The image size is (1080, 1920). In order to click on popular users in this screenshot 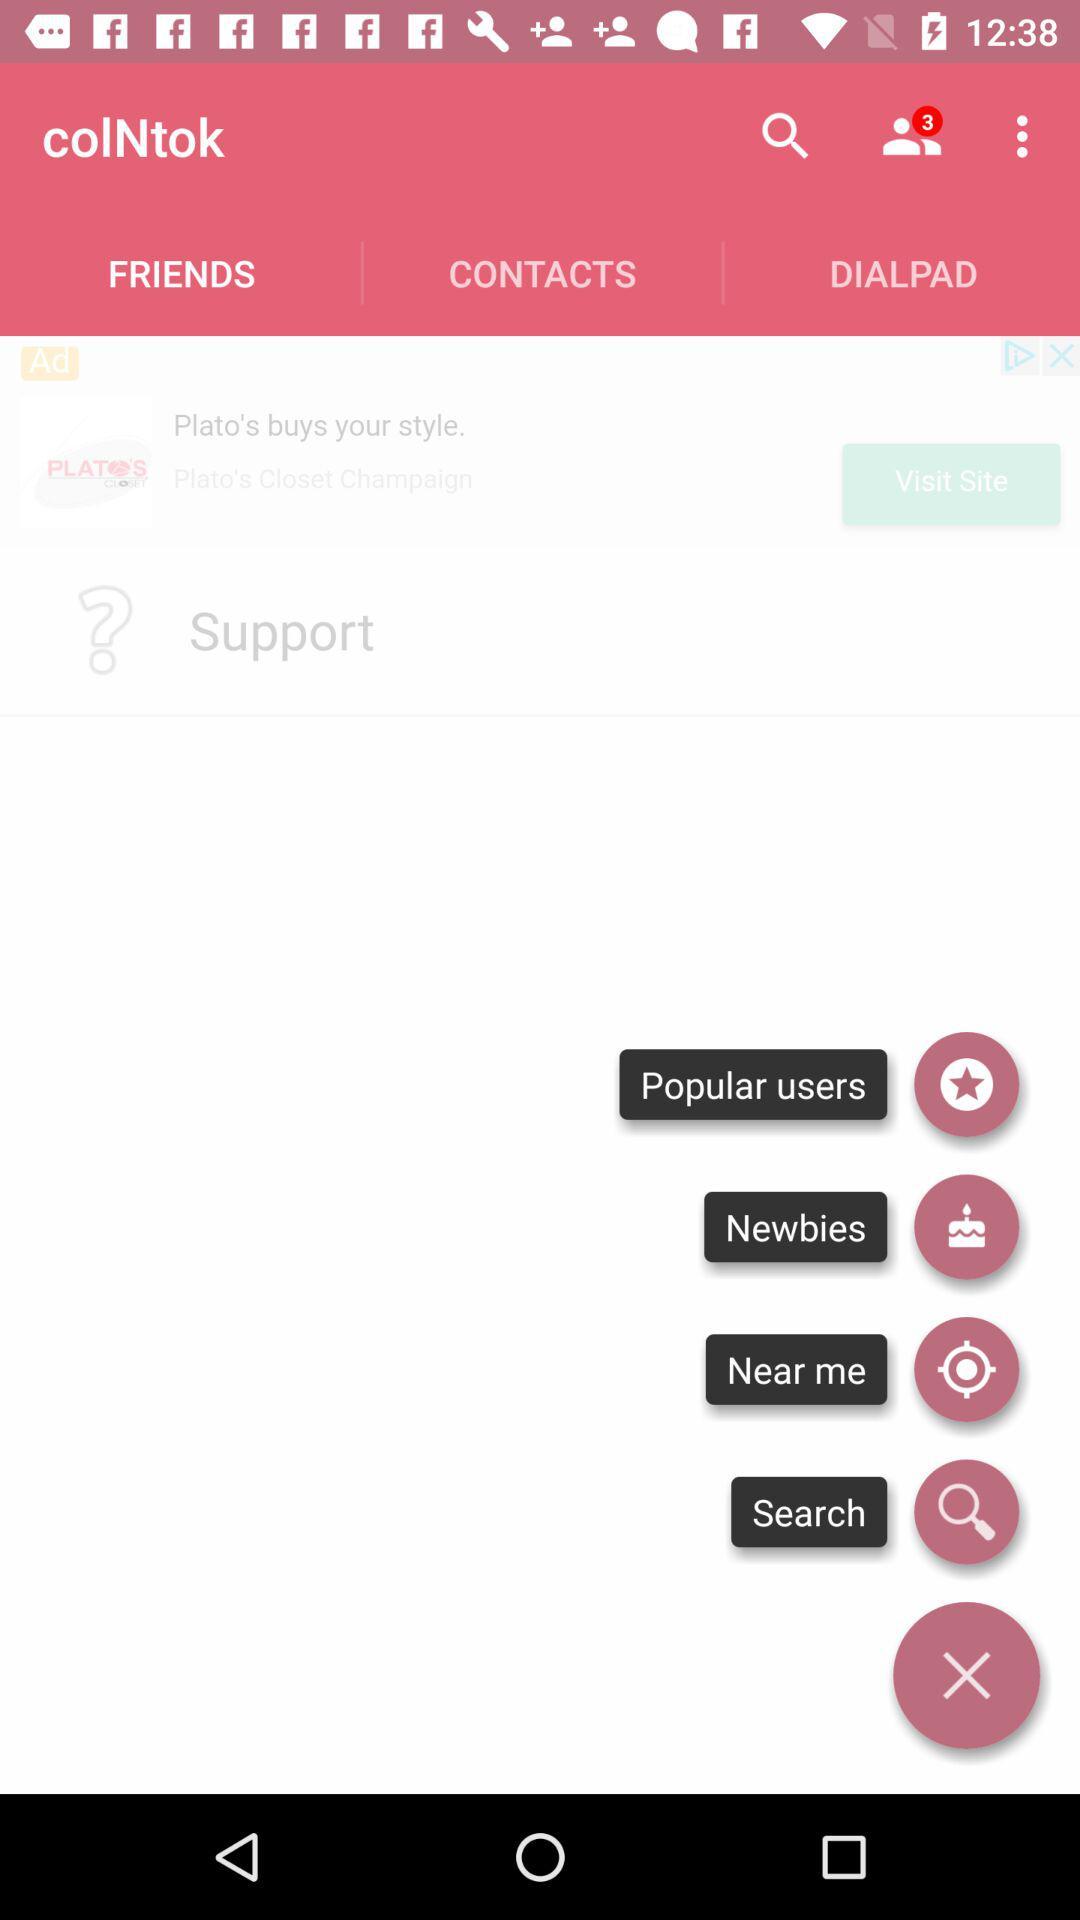, I will do `click(965, 1083)`.